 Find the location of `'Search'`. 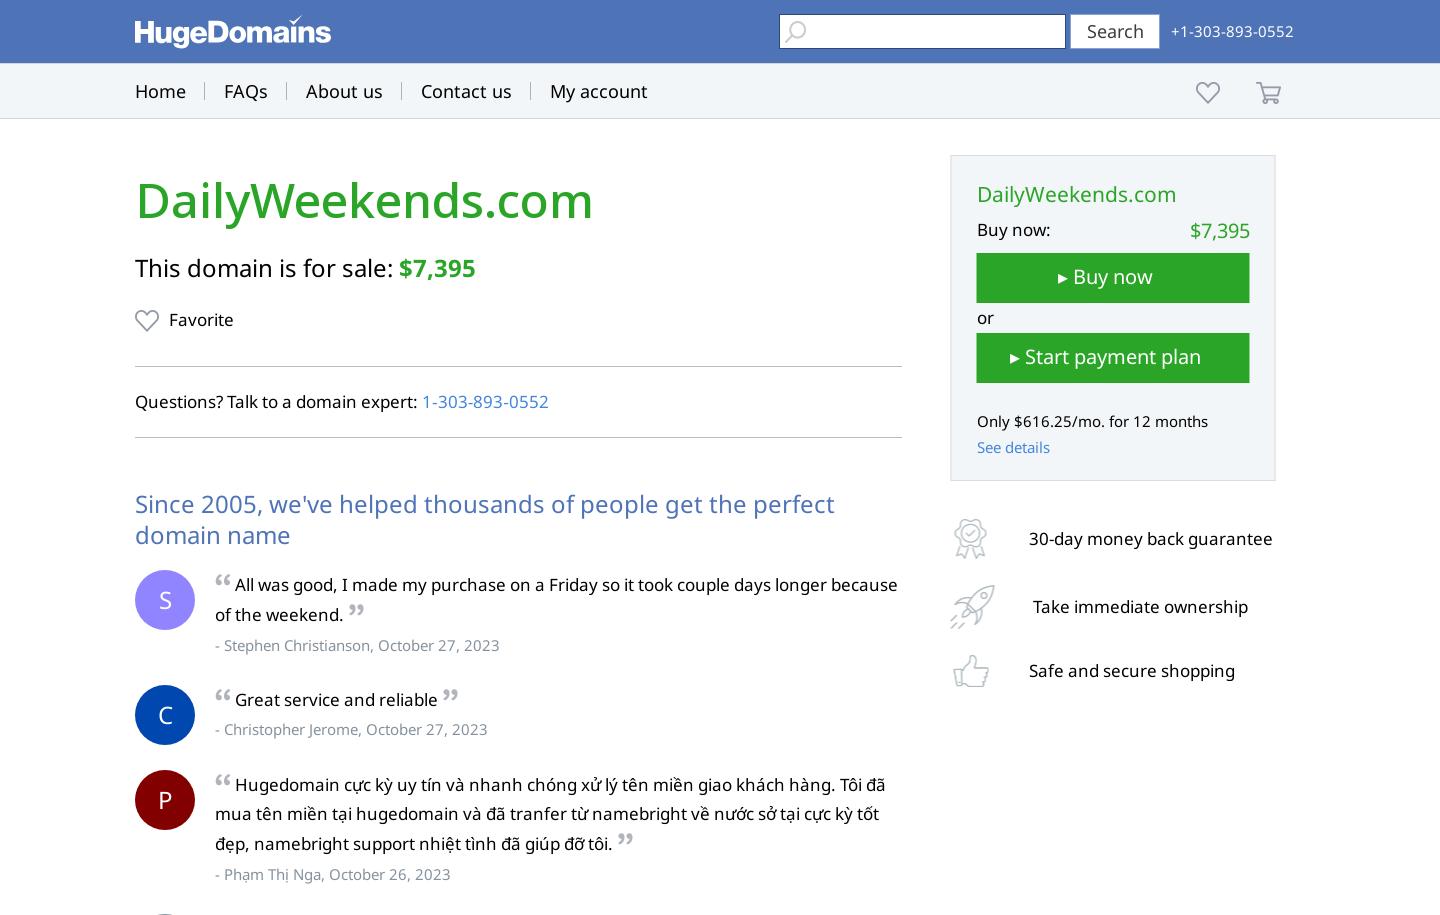

'Search' is located at coordinates (1113, 31).